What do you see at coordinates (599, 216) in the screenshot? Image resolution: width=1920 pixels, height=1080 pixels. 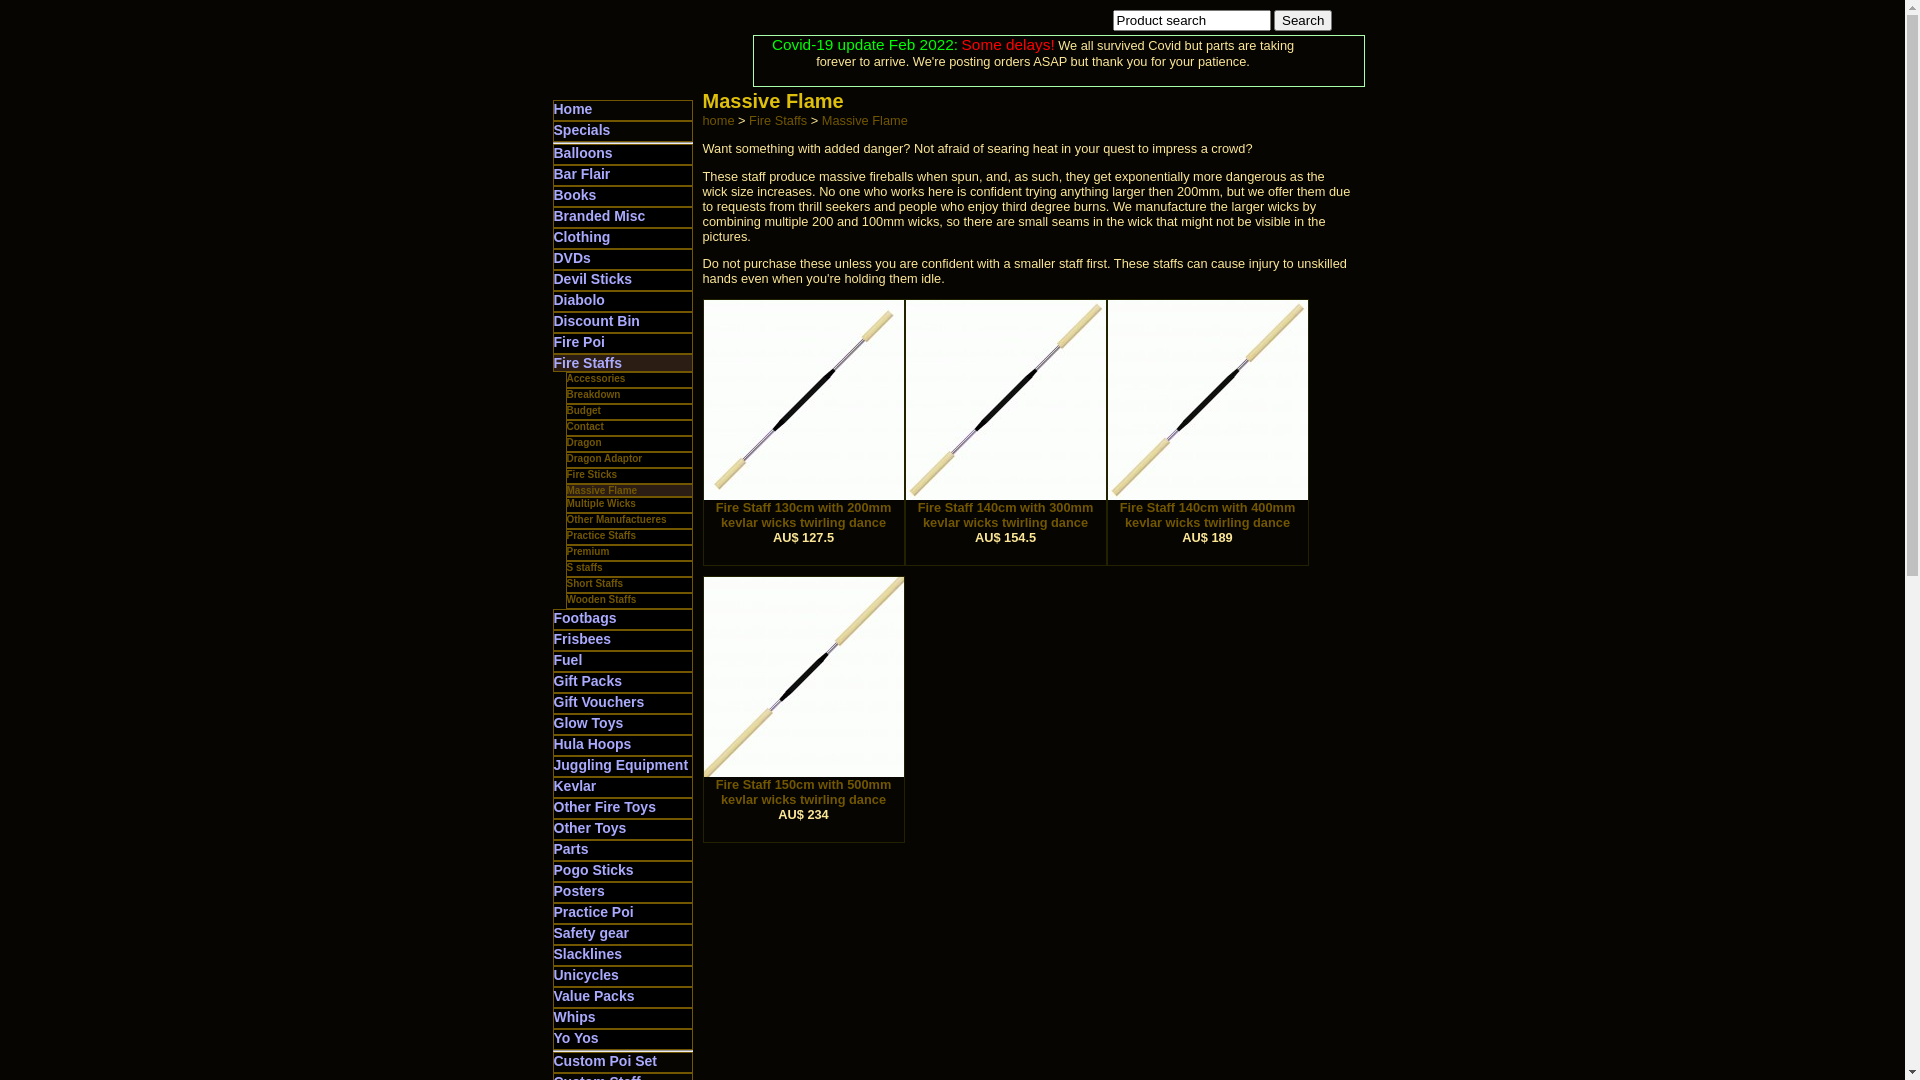 I see `'Branded Misc'` at bounding box center [599, 216].